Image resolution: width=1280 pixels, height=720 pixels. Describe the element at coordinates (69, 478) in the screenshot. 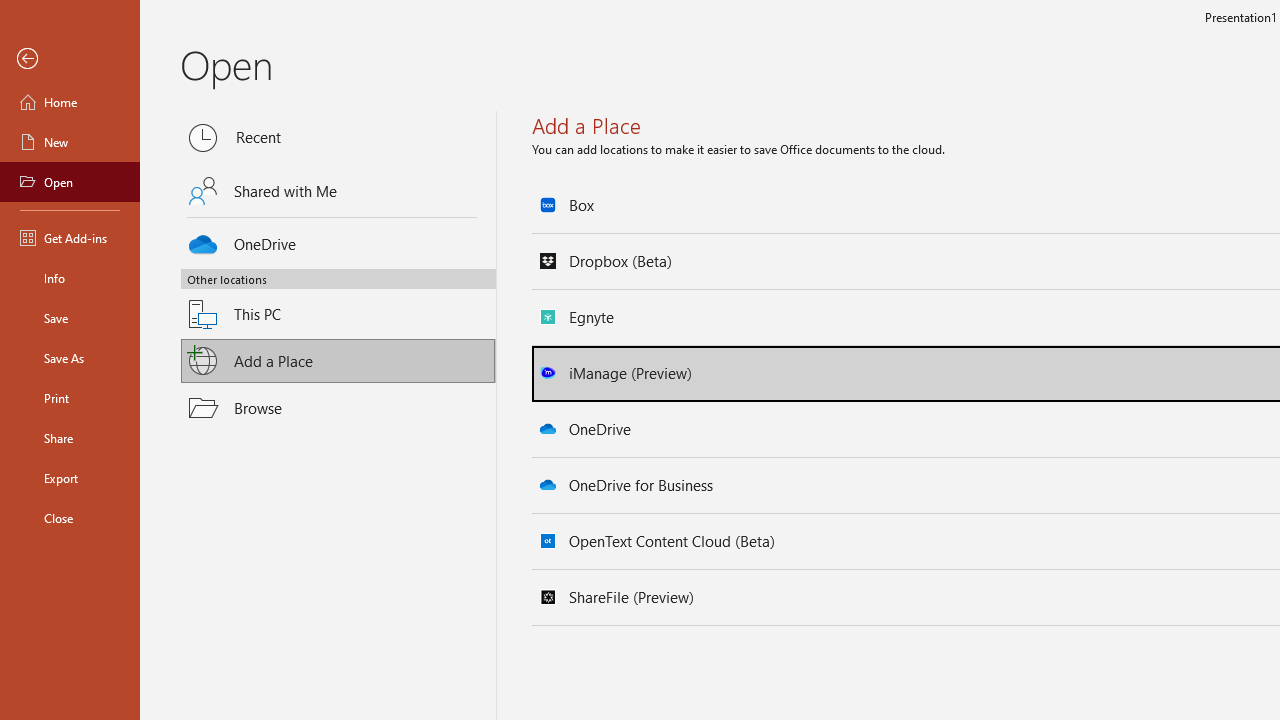

I see `'Export'` at that location.